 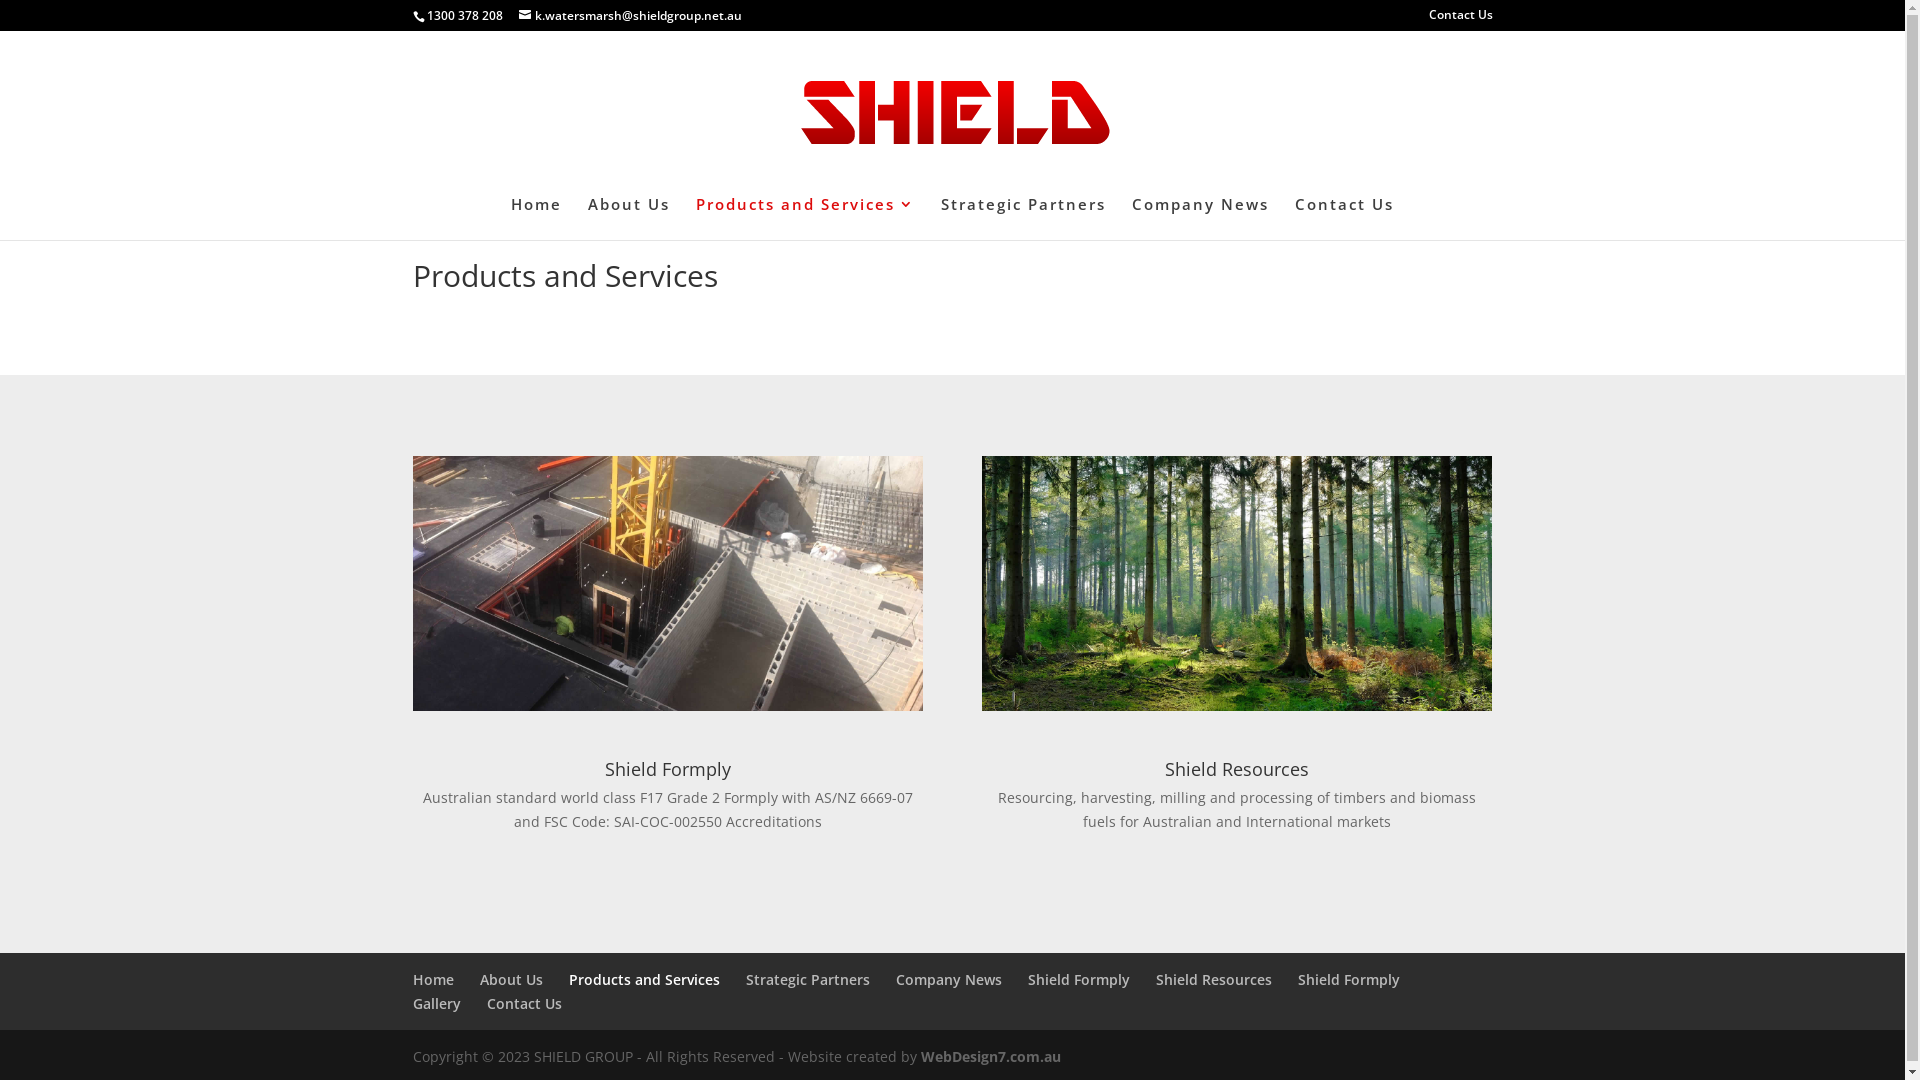 What do you see at coordinates (511, 978) in the screenshot?
I see `'About Us'` at bounding box center [511, 978].